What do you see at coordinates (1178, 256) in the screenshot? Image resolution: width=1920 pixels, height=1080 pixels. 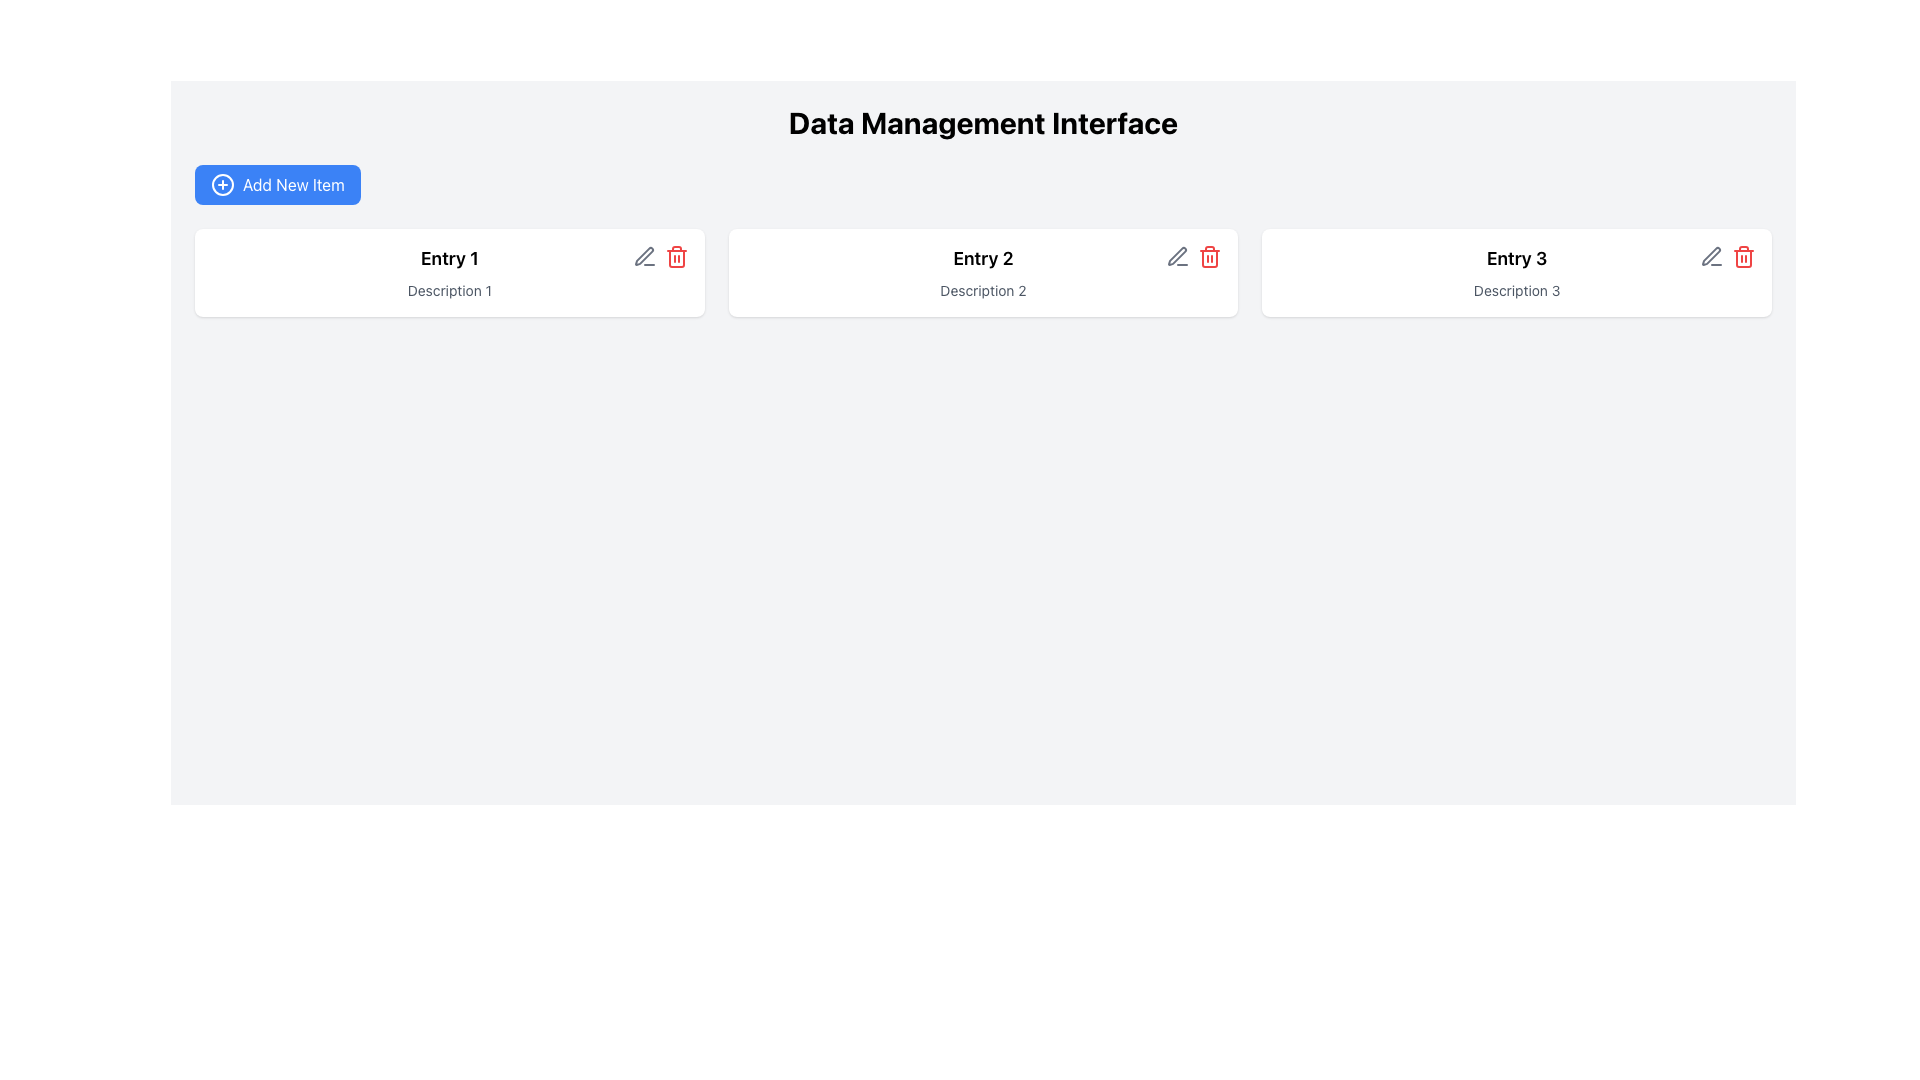 I see `the 'Edit' icon button located in the top-right corner of the card containing 'Entry 2 Description 2' to change its color` at bounding box center [1178, 256].